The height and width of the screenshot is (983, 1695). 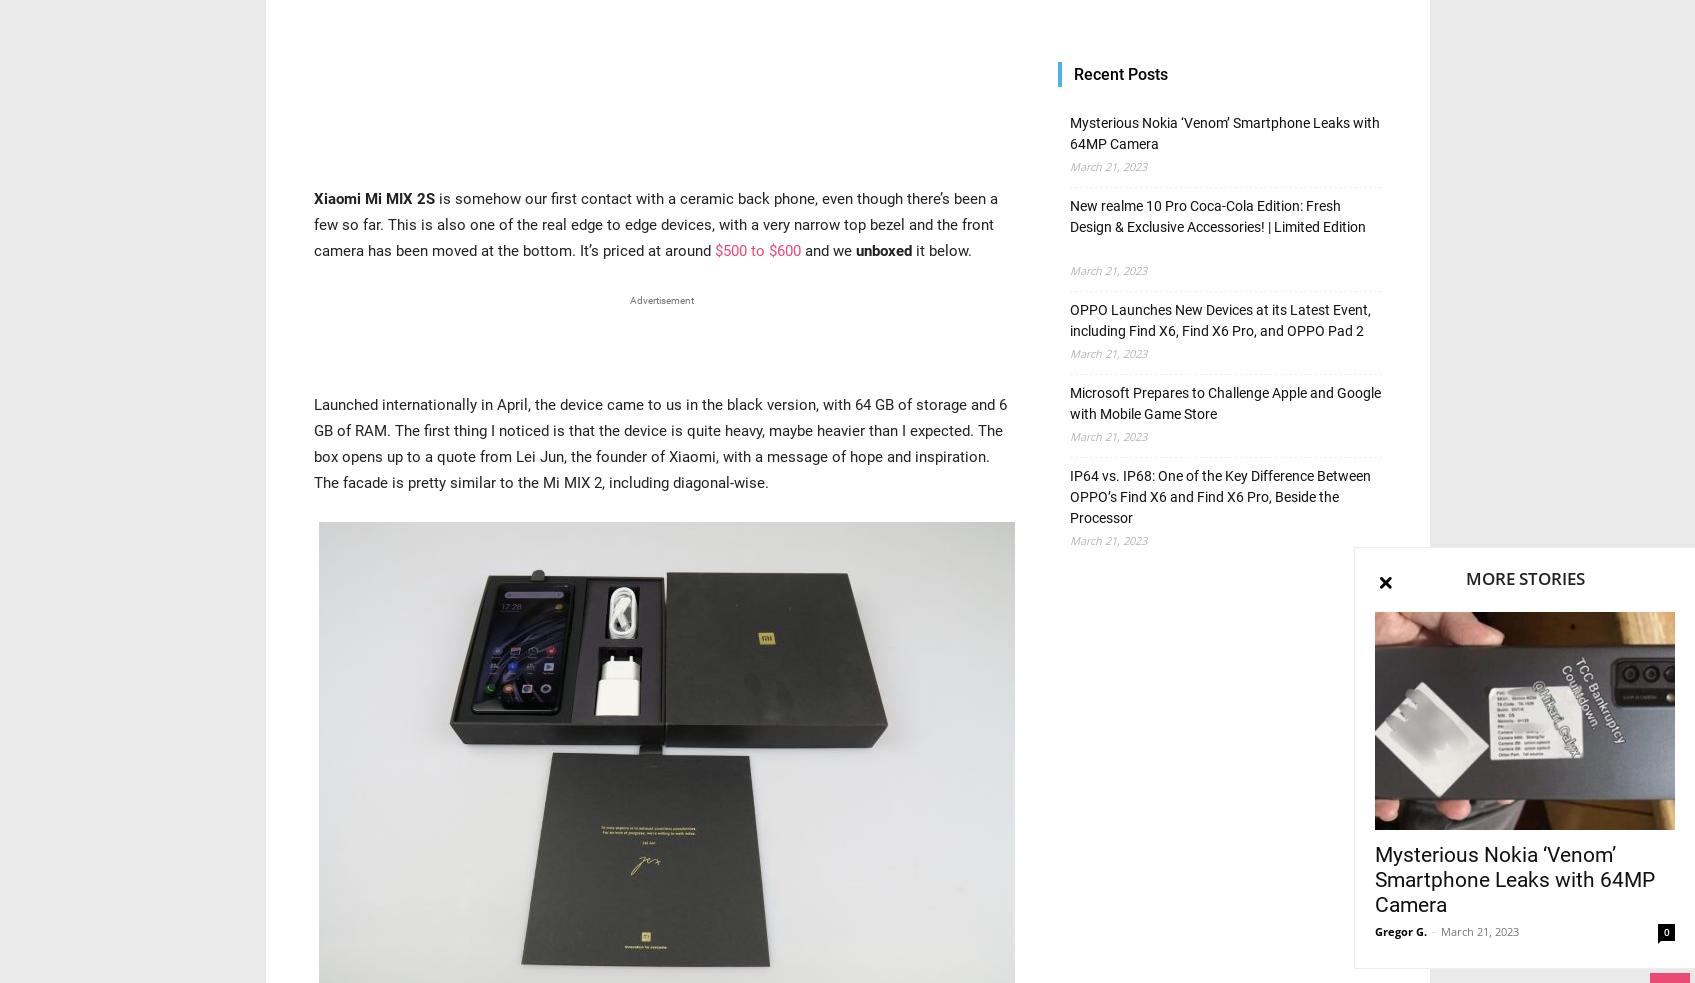 What do you see at coordinates (941, 249) in the screenshot?
I see `'it below.'` at bounding box center [941, 249].